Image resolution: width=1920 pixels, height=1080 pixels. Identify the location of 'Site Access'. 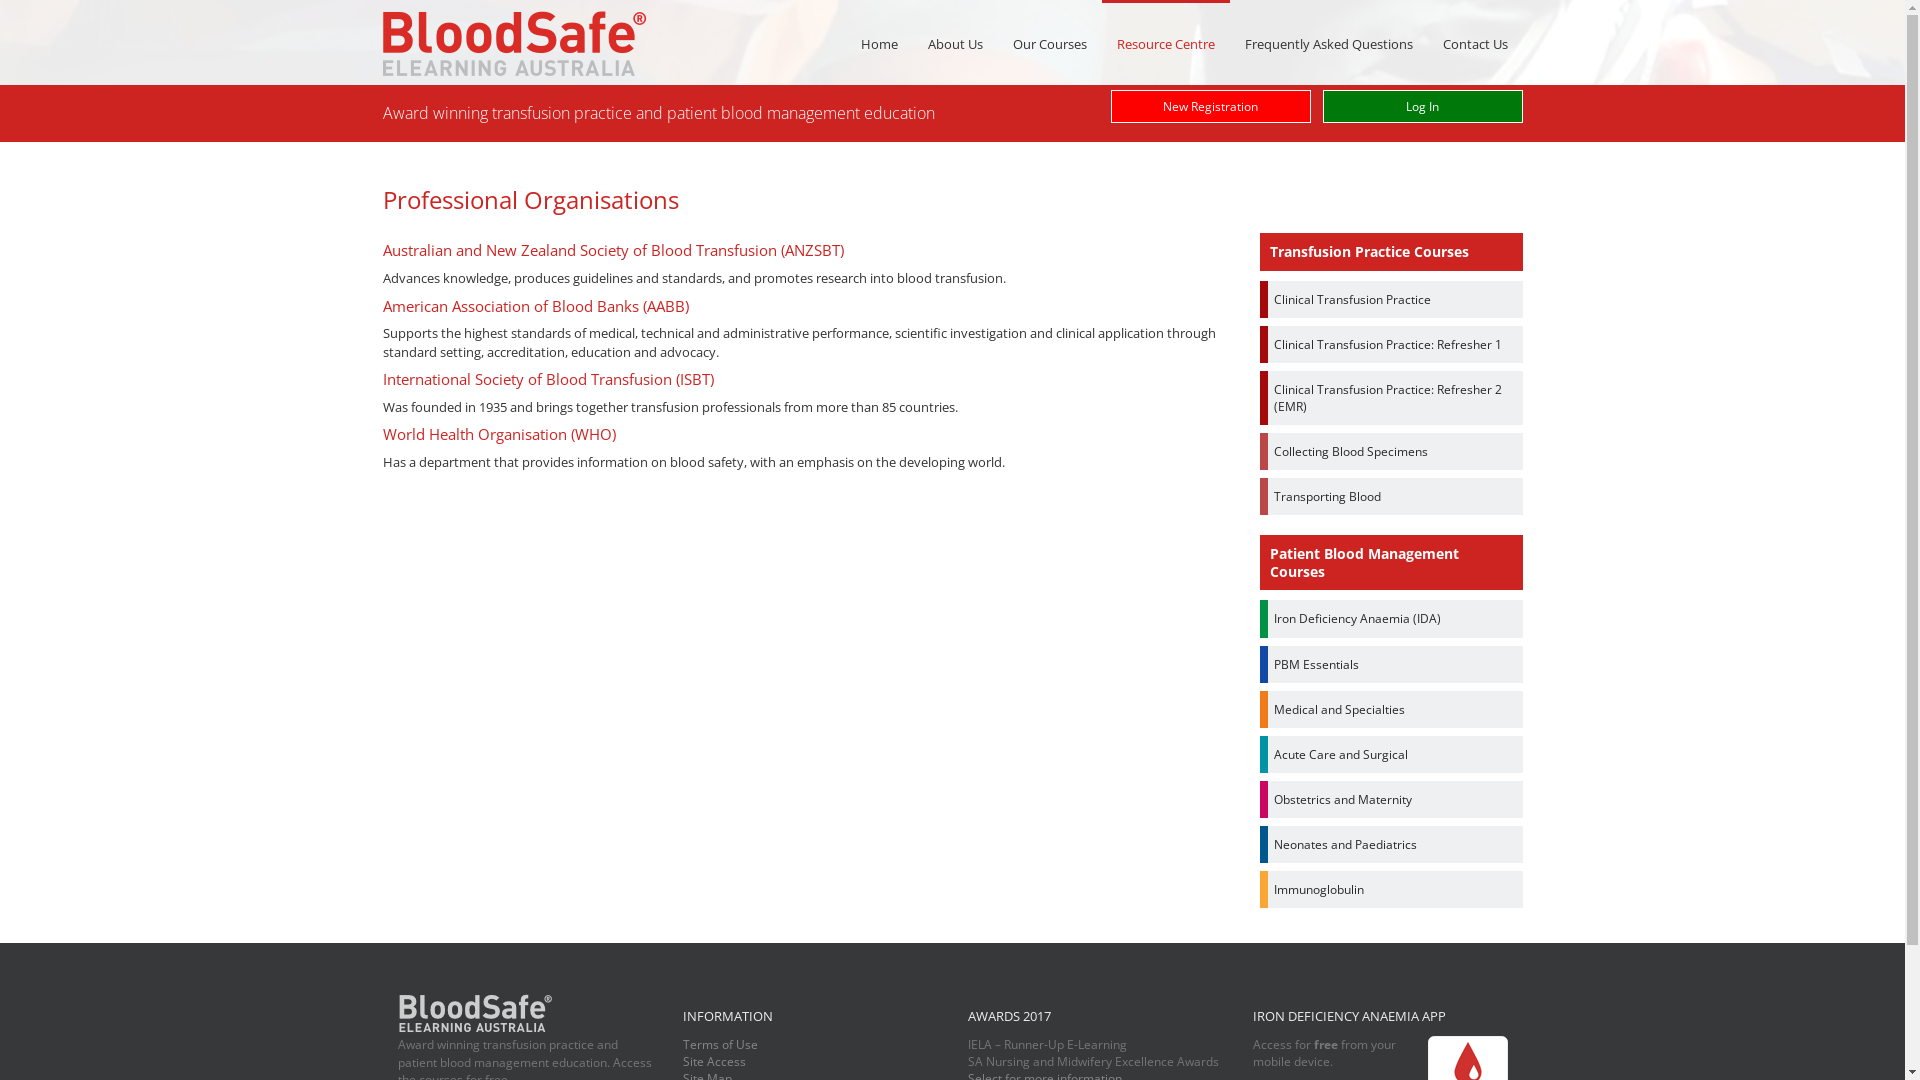
(713, 1060).